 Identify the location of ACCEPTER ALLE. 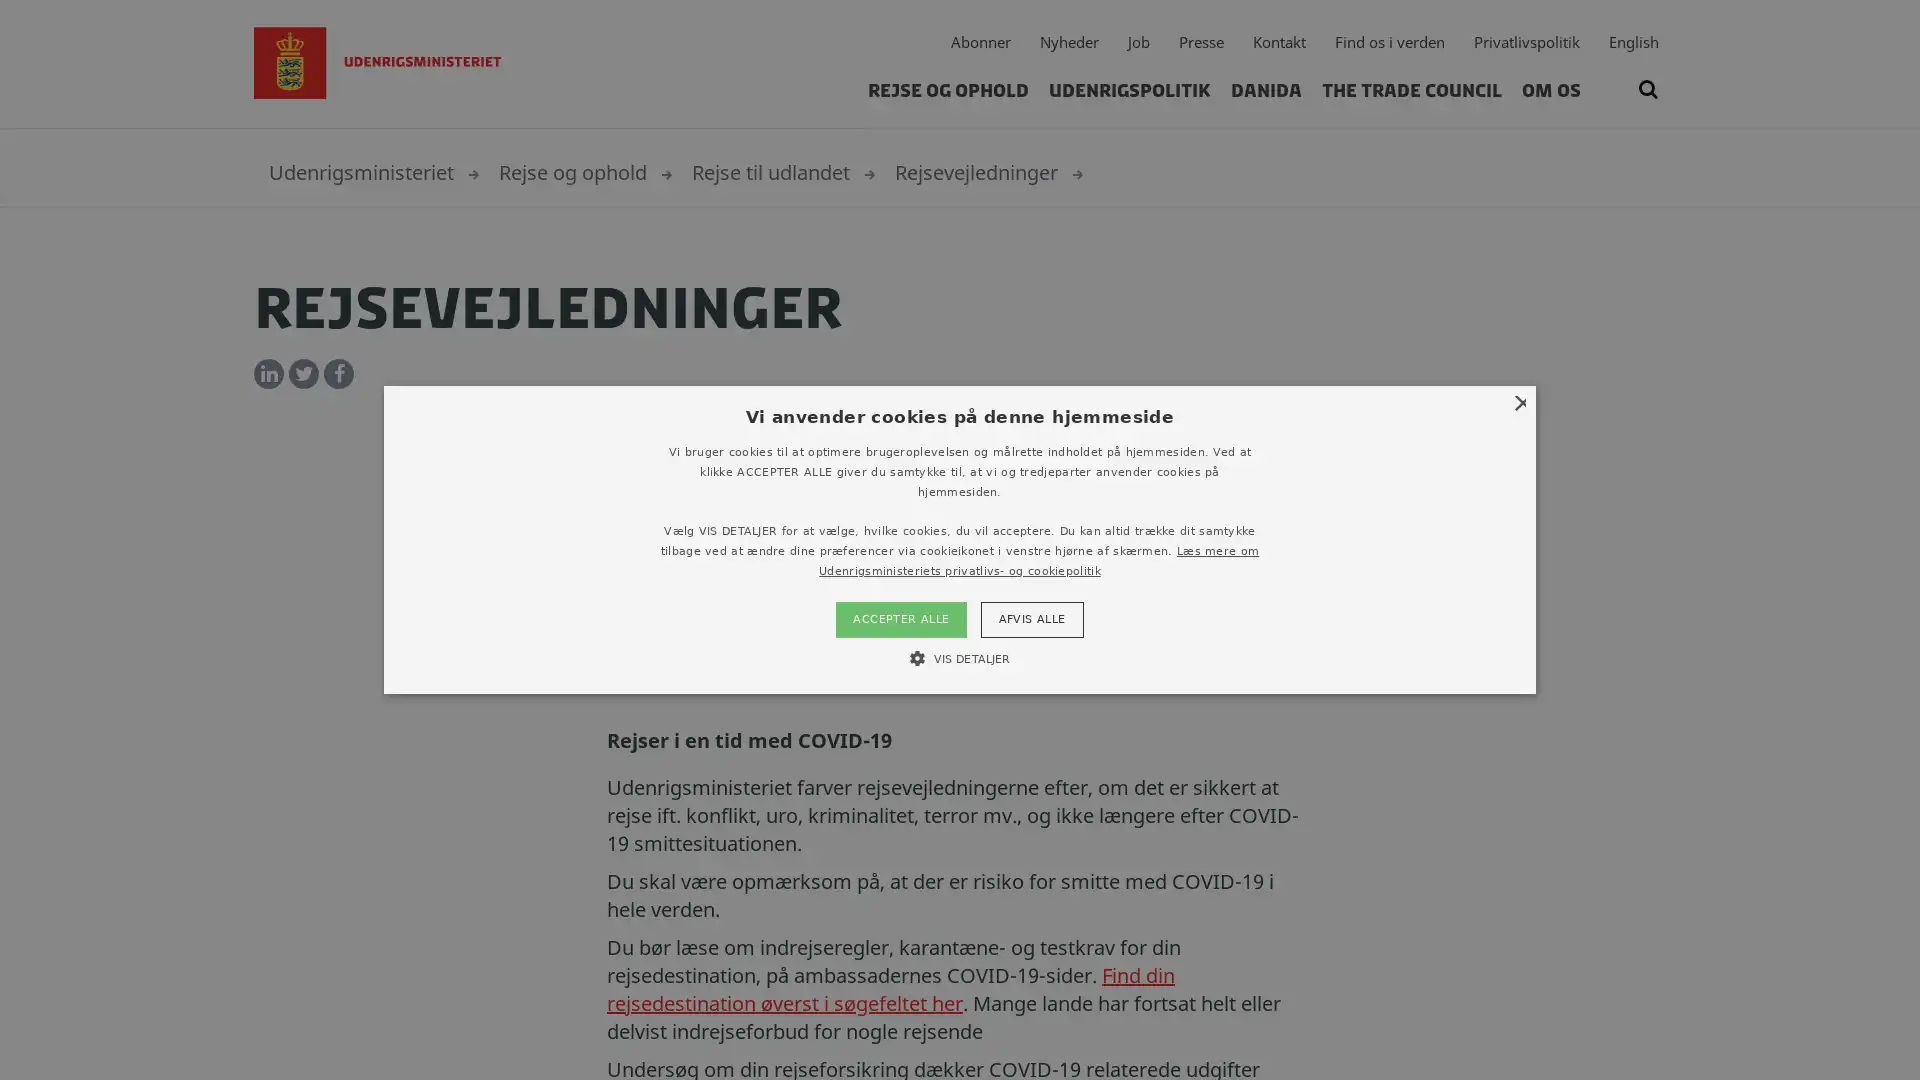
(900, 617).